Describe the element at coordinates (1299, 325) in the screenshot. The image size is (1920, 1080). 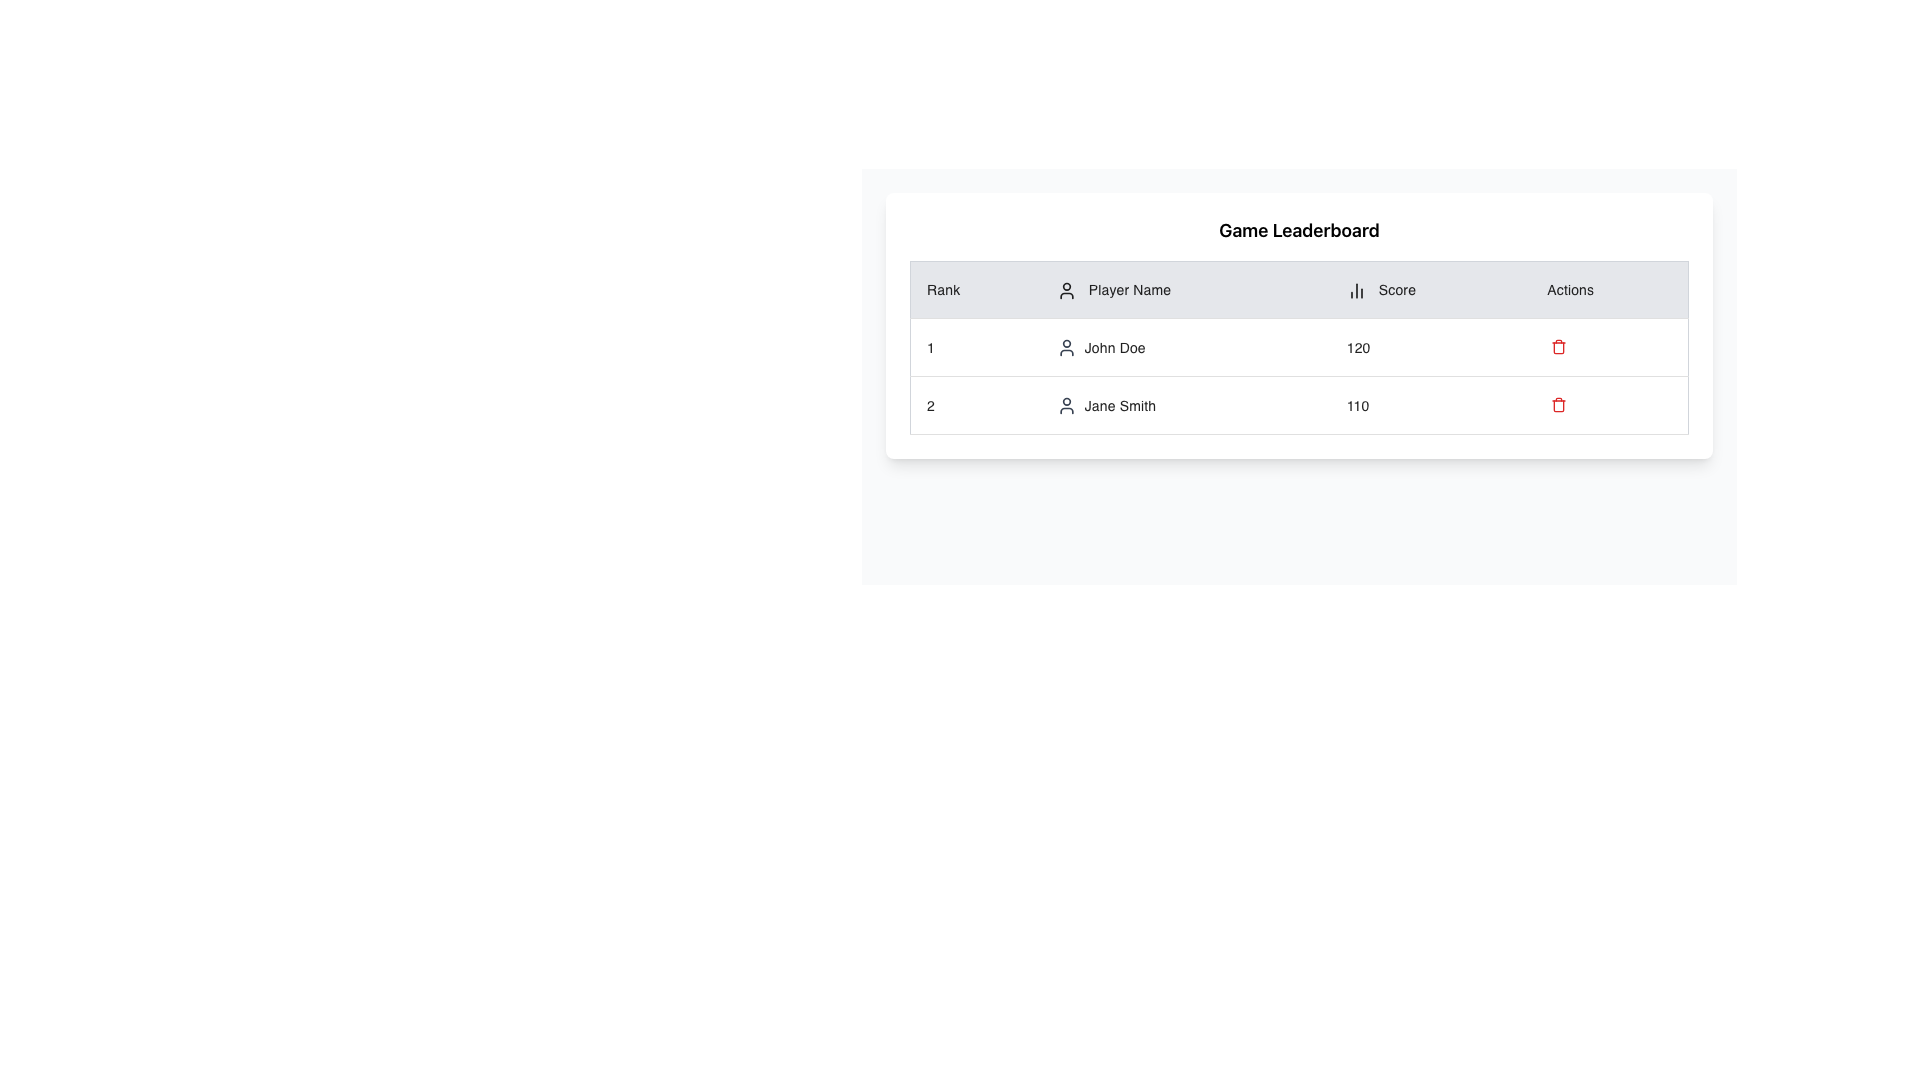
I see `a cell within the Game Leaderboard table to interact with its content` at that location.